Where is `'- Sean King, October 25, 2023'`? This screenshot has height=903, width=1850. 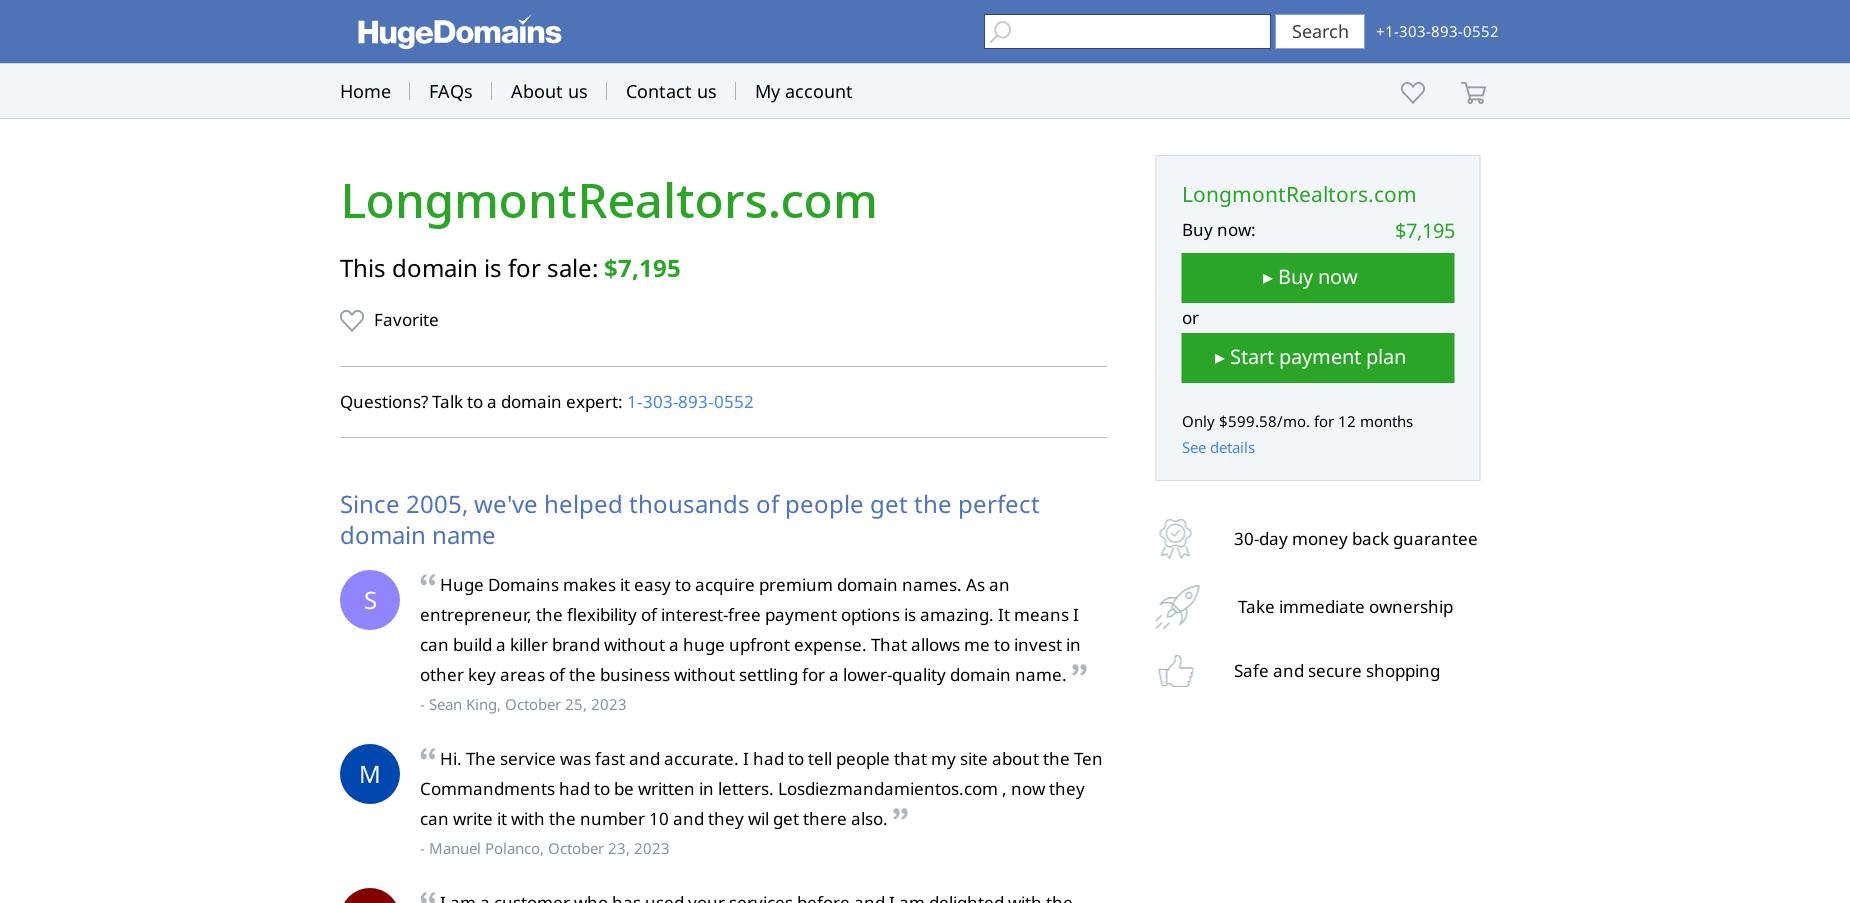
'- Sean King, October 25, 2023' is located at coordinates (523, 702).